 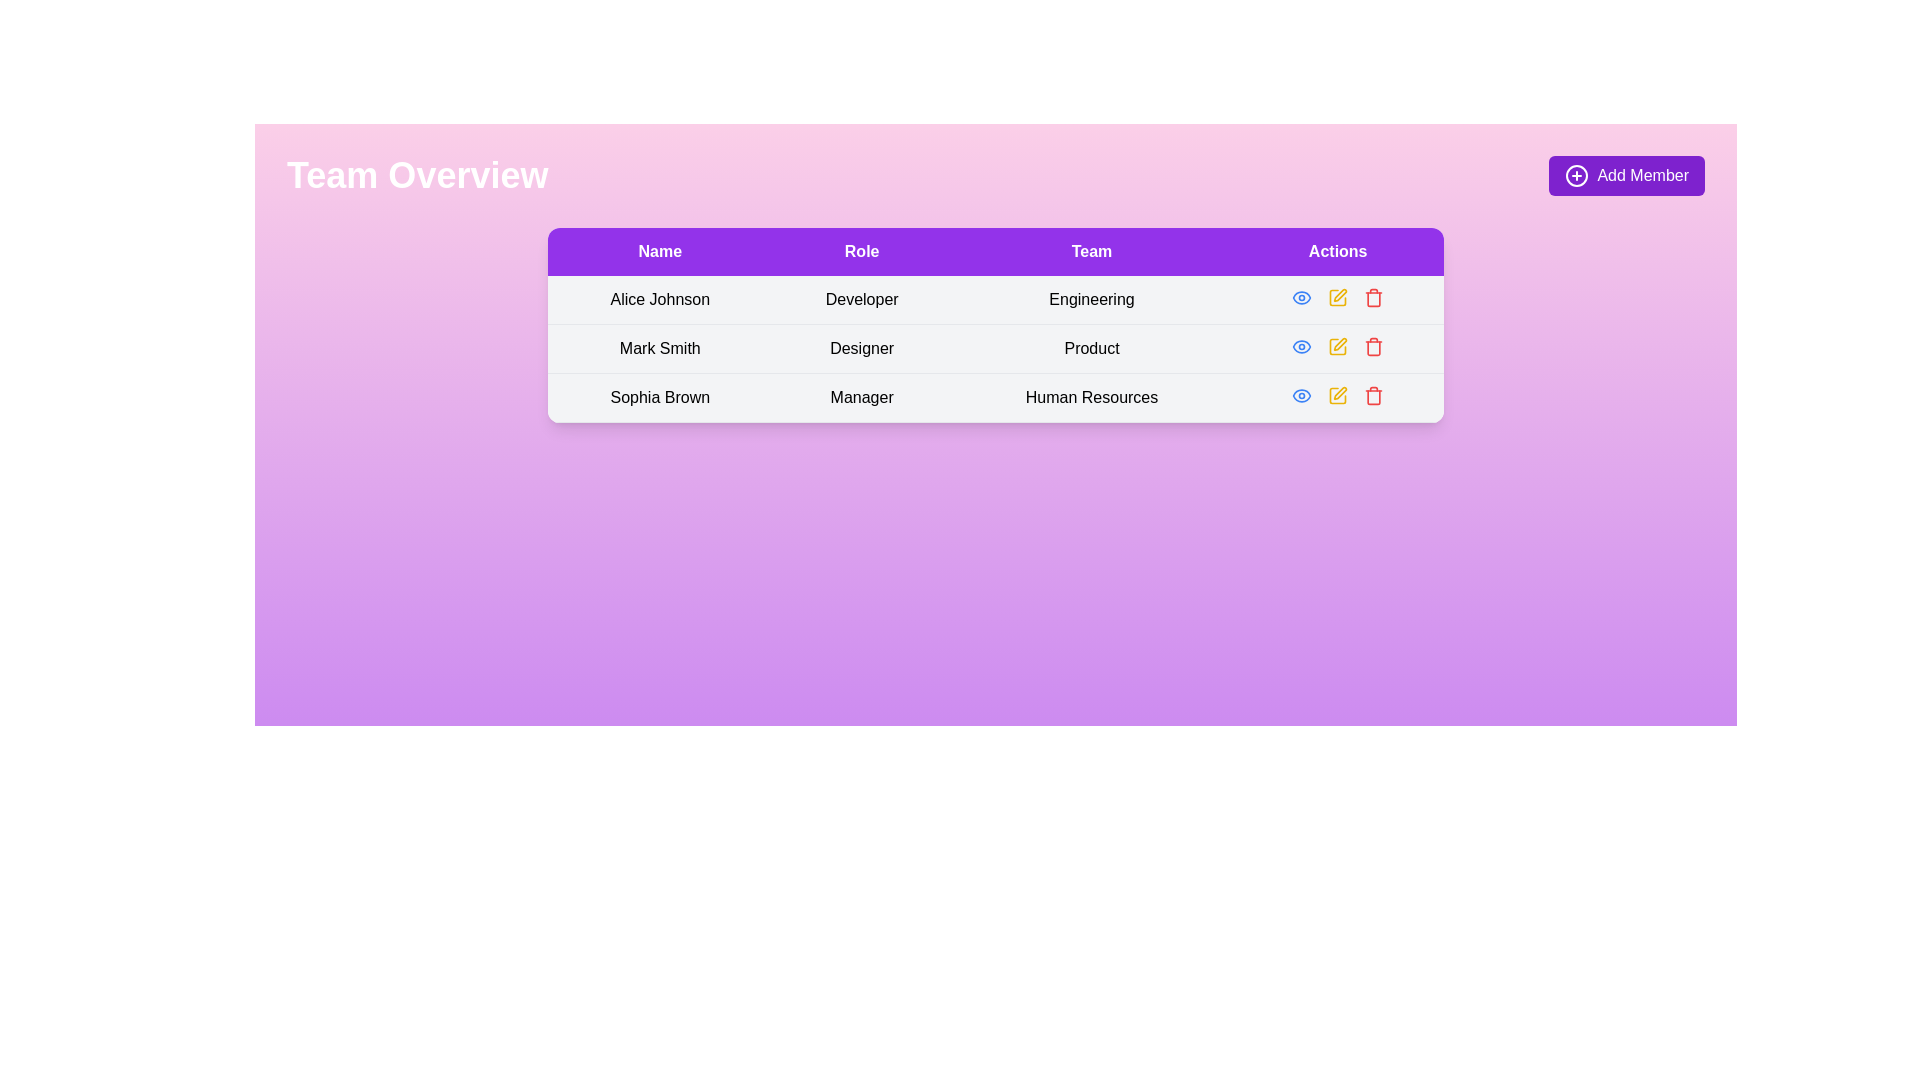 I want to click on the 'Developer' text label in the 'Role' column of the first data row, which corresponds to 'Alice Johnson', so click(x=862, y=300).